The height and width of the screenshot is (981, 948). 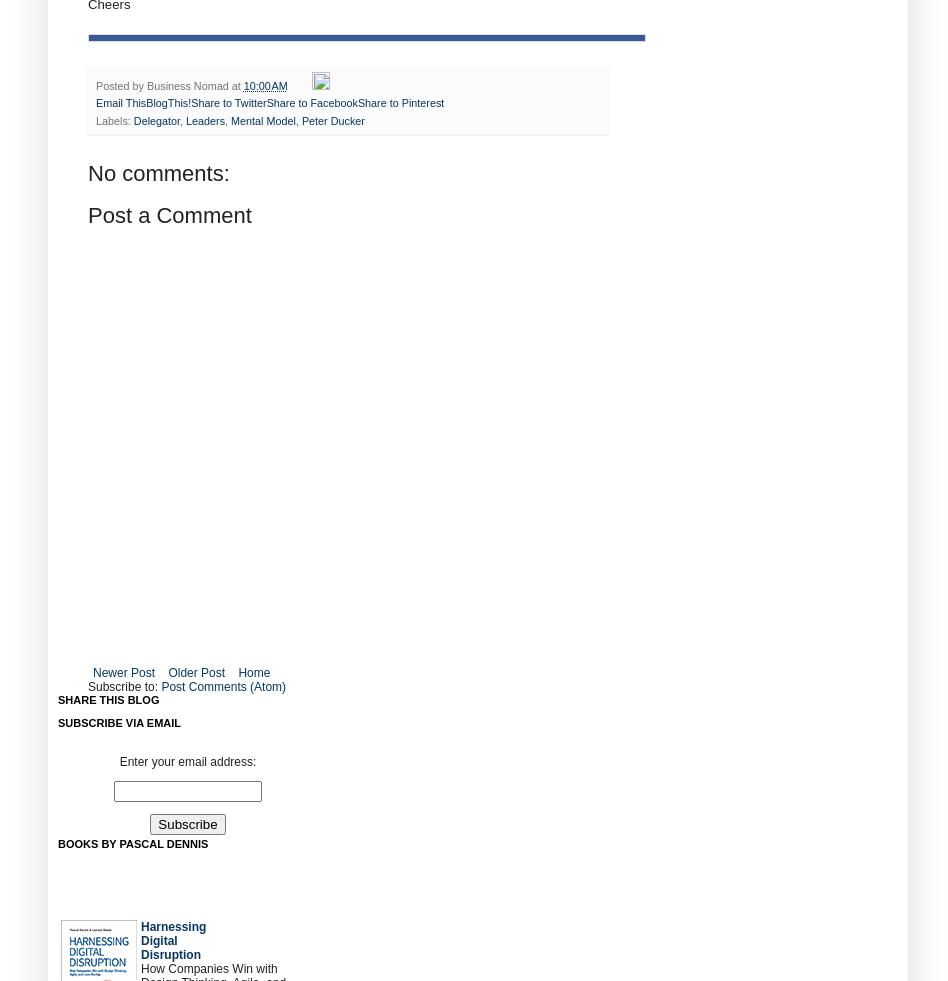 I want to click on 'Digital', so click(x=157, y=940).